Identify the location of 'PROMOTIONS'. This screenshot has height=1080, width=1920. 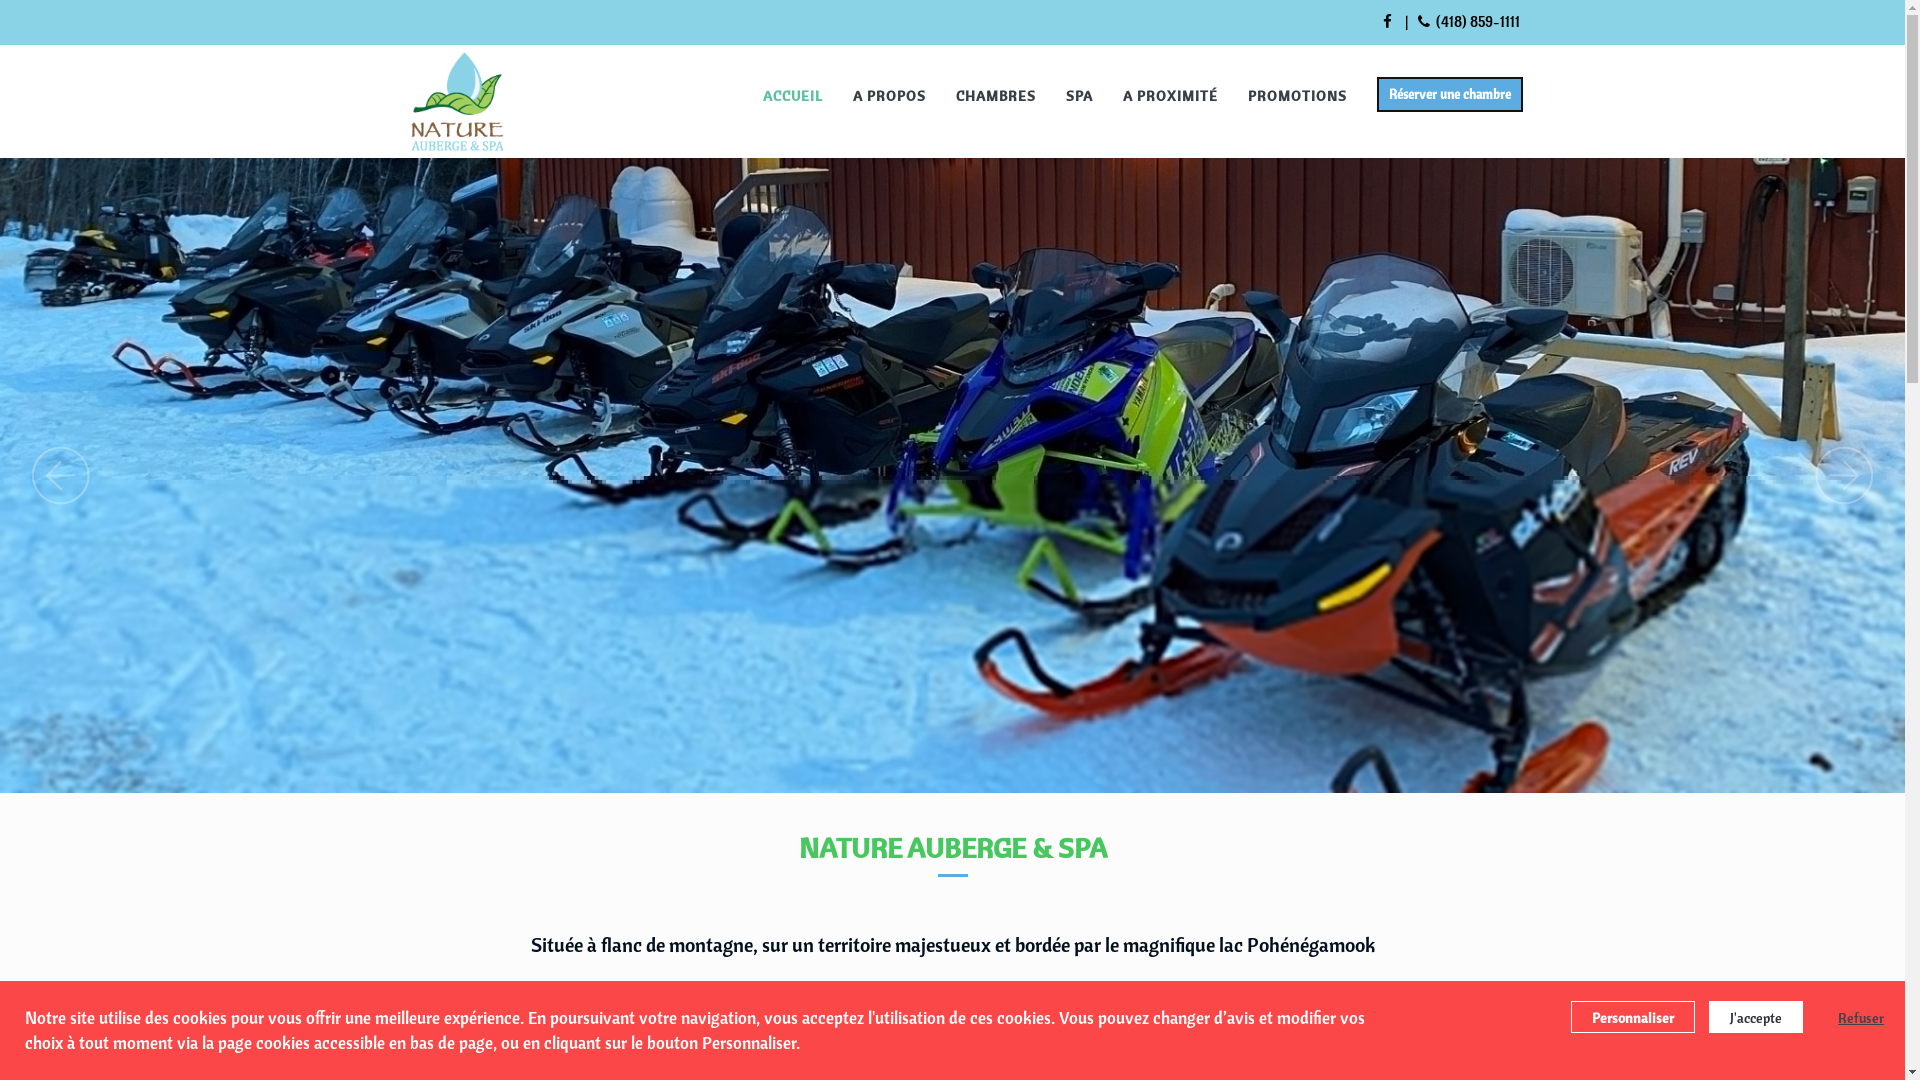
(1296, 95).